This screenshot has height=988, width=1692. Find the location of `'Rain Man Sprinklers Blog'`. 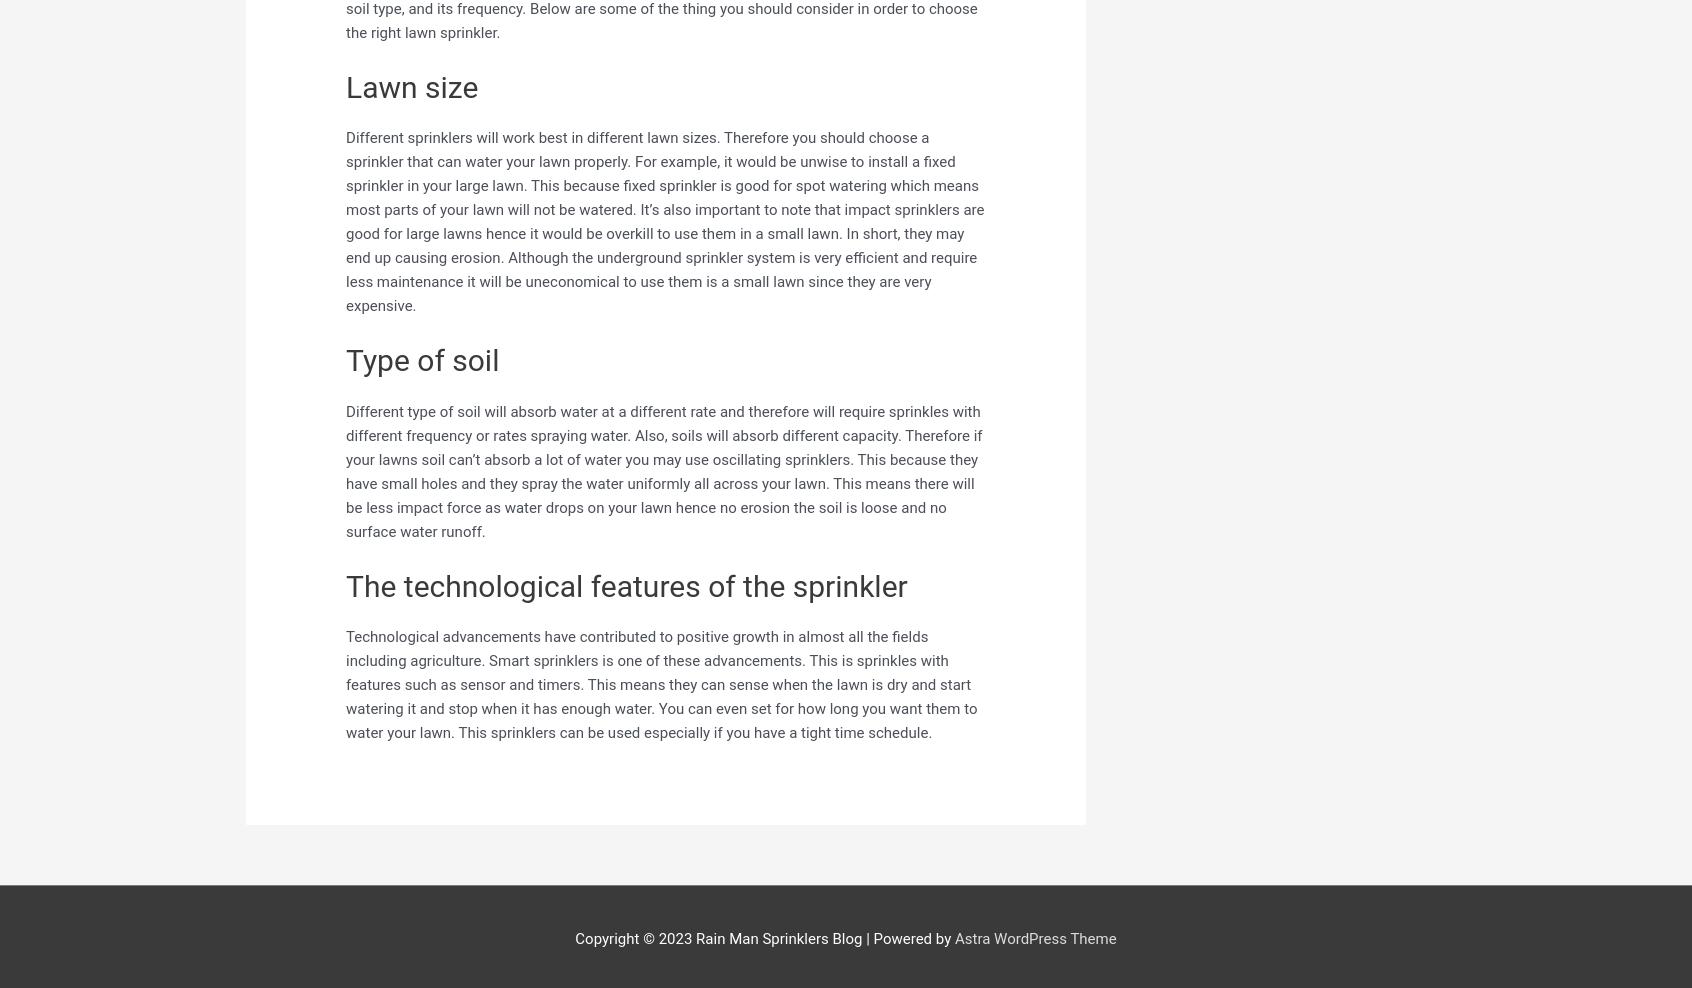

'Rain Man Sprinklers Blog' is located at coordinates (778, 938).